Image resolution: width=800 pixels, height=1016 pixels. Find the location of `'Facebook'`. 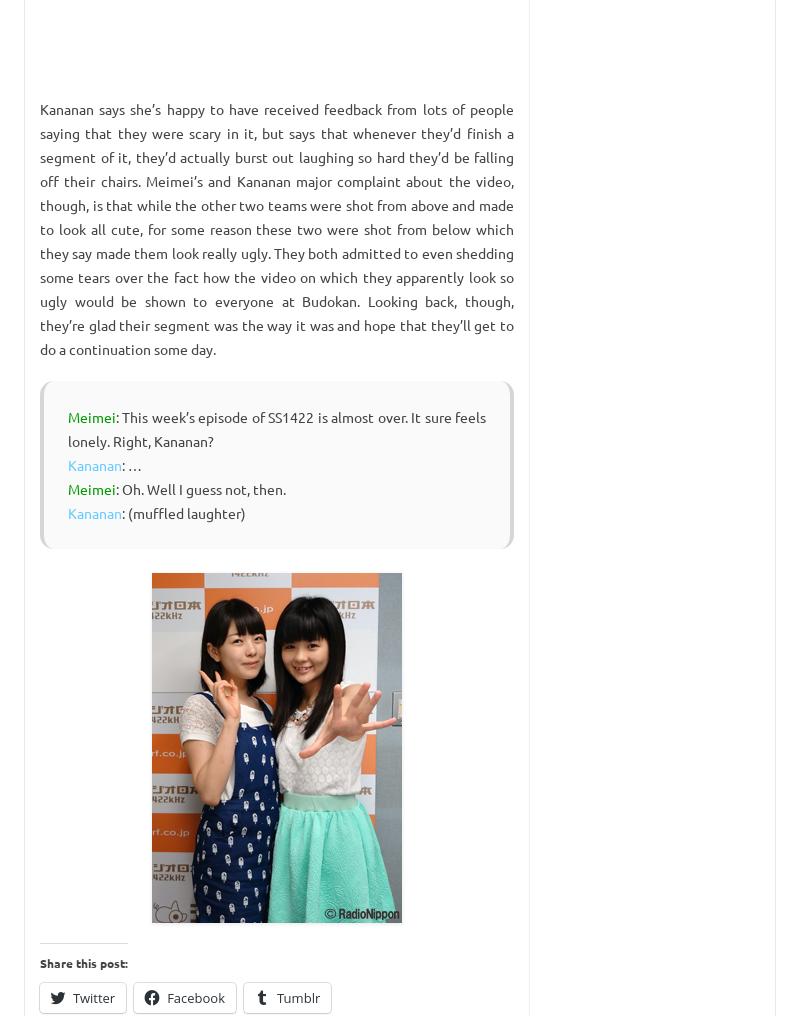

'Facebook' is located at coordinates (195, 997).